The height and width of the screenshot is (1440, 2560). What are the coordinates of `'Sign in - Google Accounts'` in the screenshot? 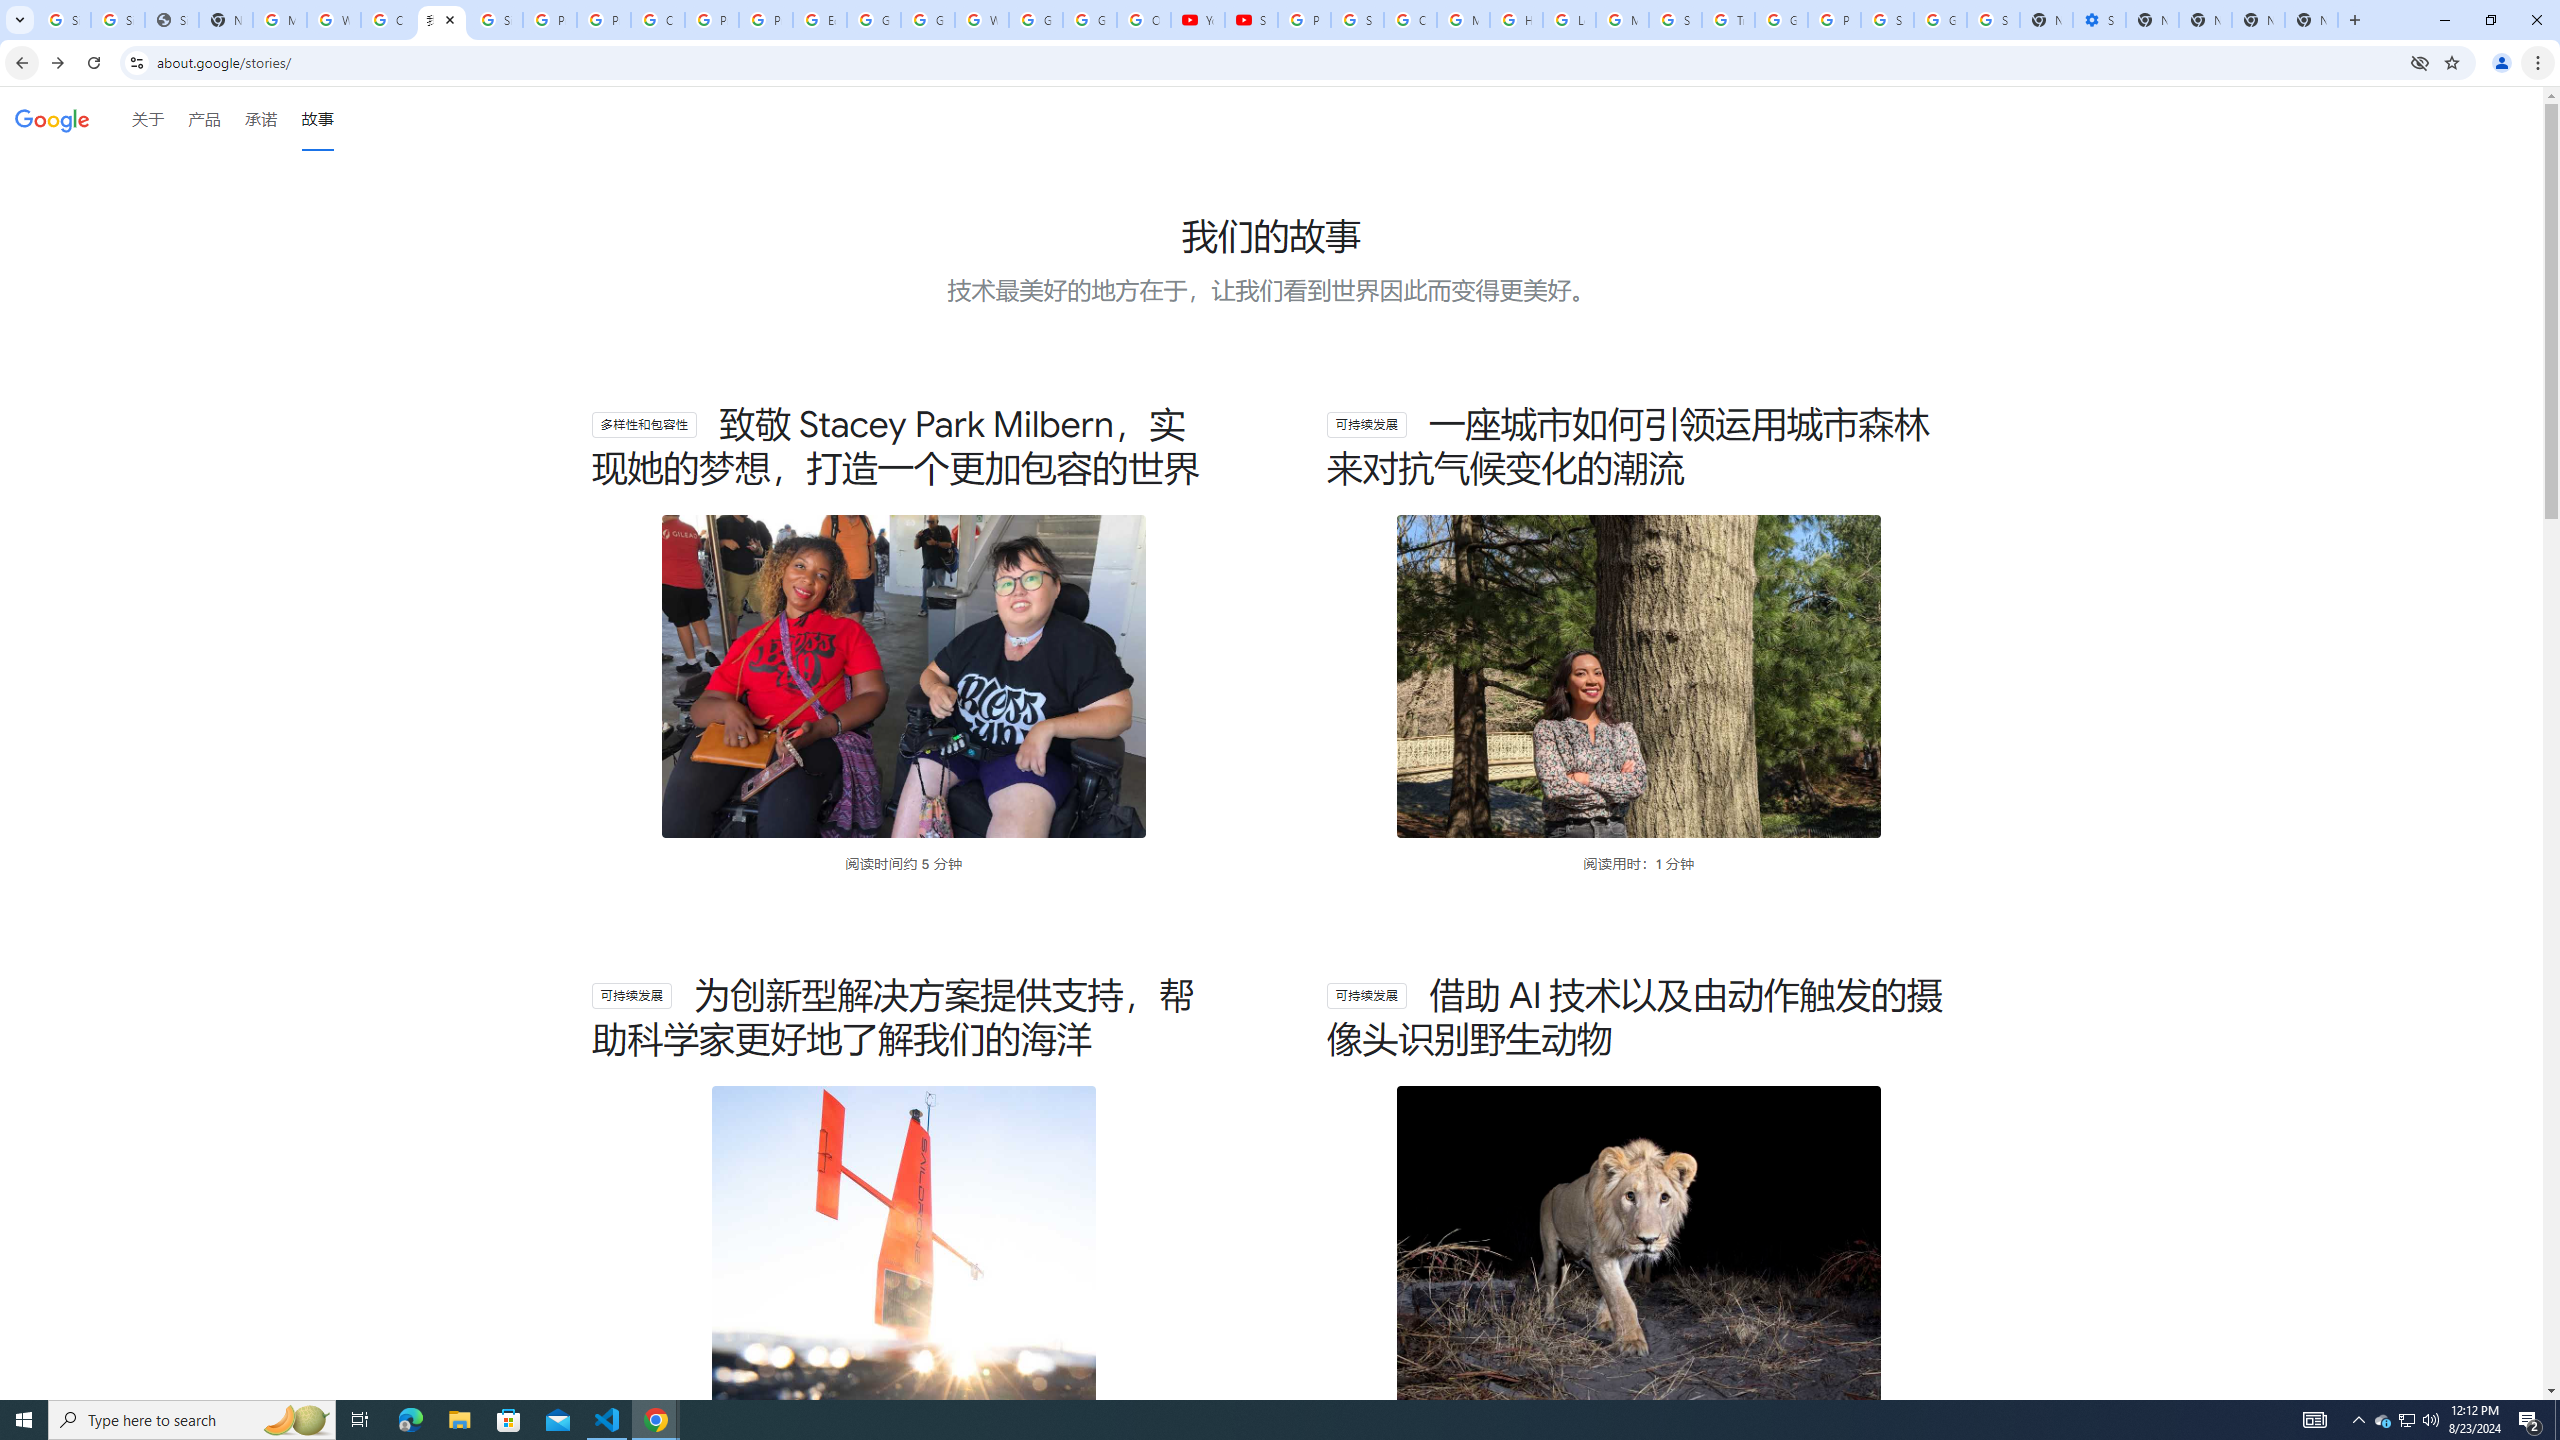 It's located at (1993, 19).